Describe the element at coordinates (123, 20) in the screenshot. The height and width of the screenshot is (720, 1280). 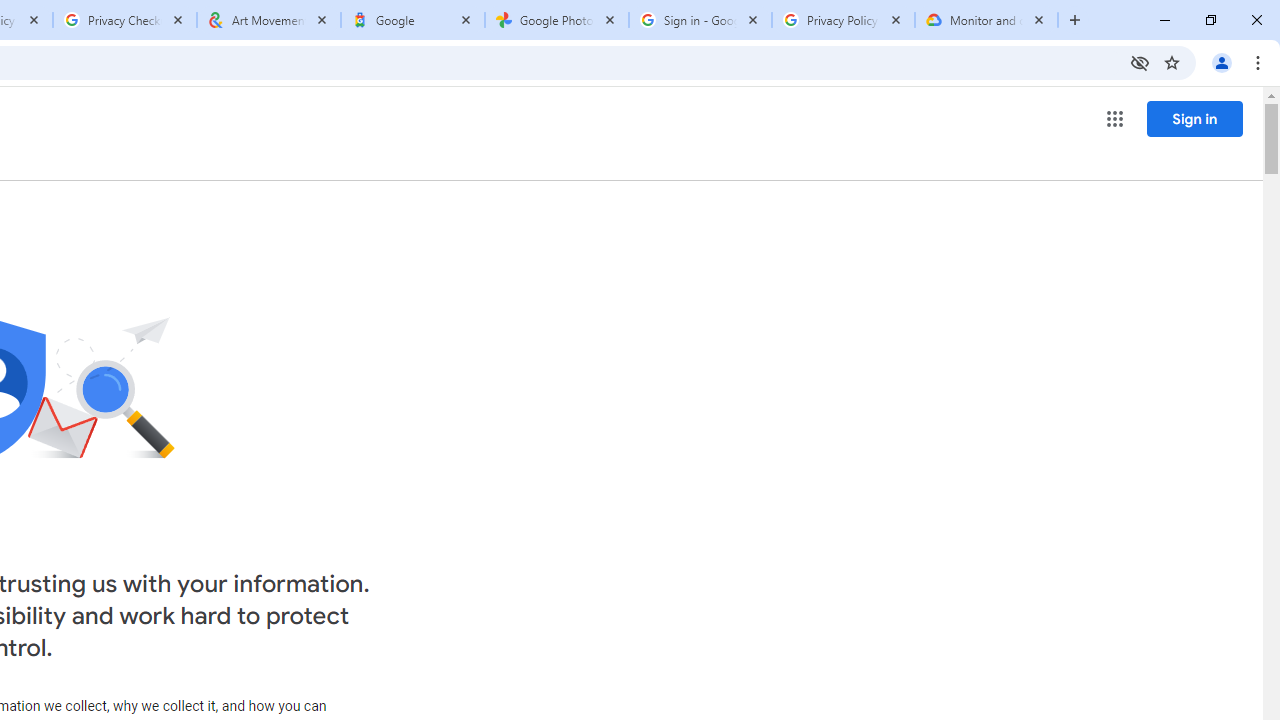
I see `'Privacy Checkup'` at that location.